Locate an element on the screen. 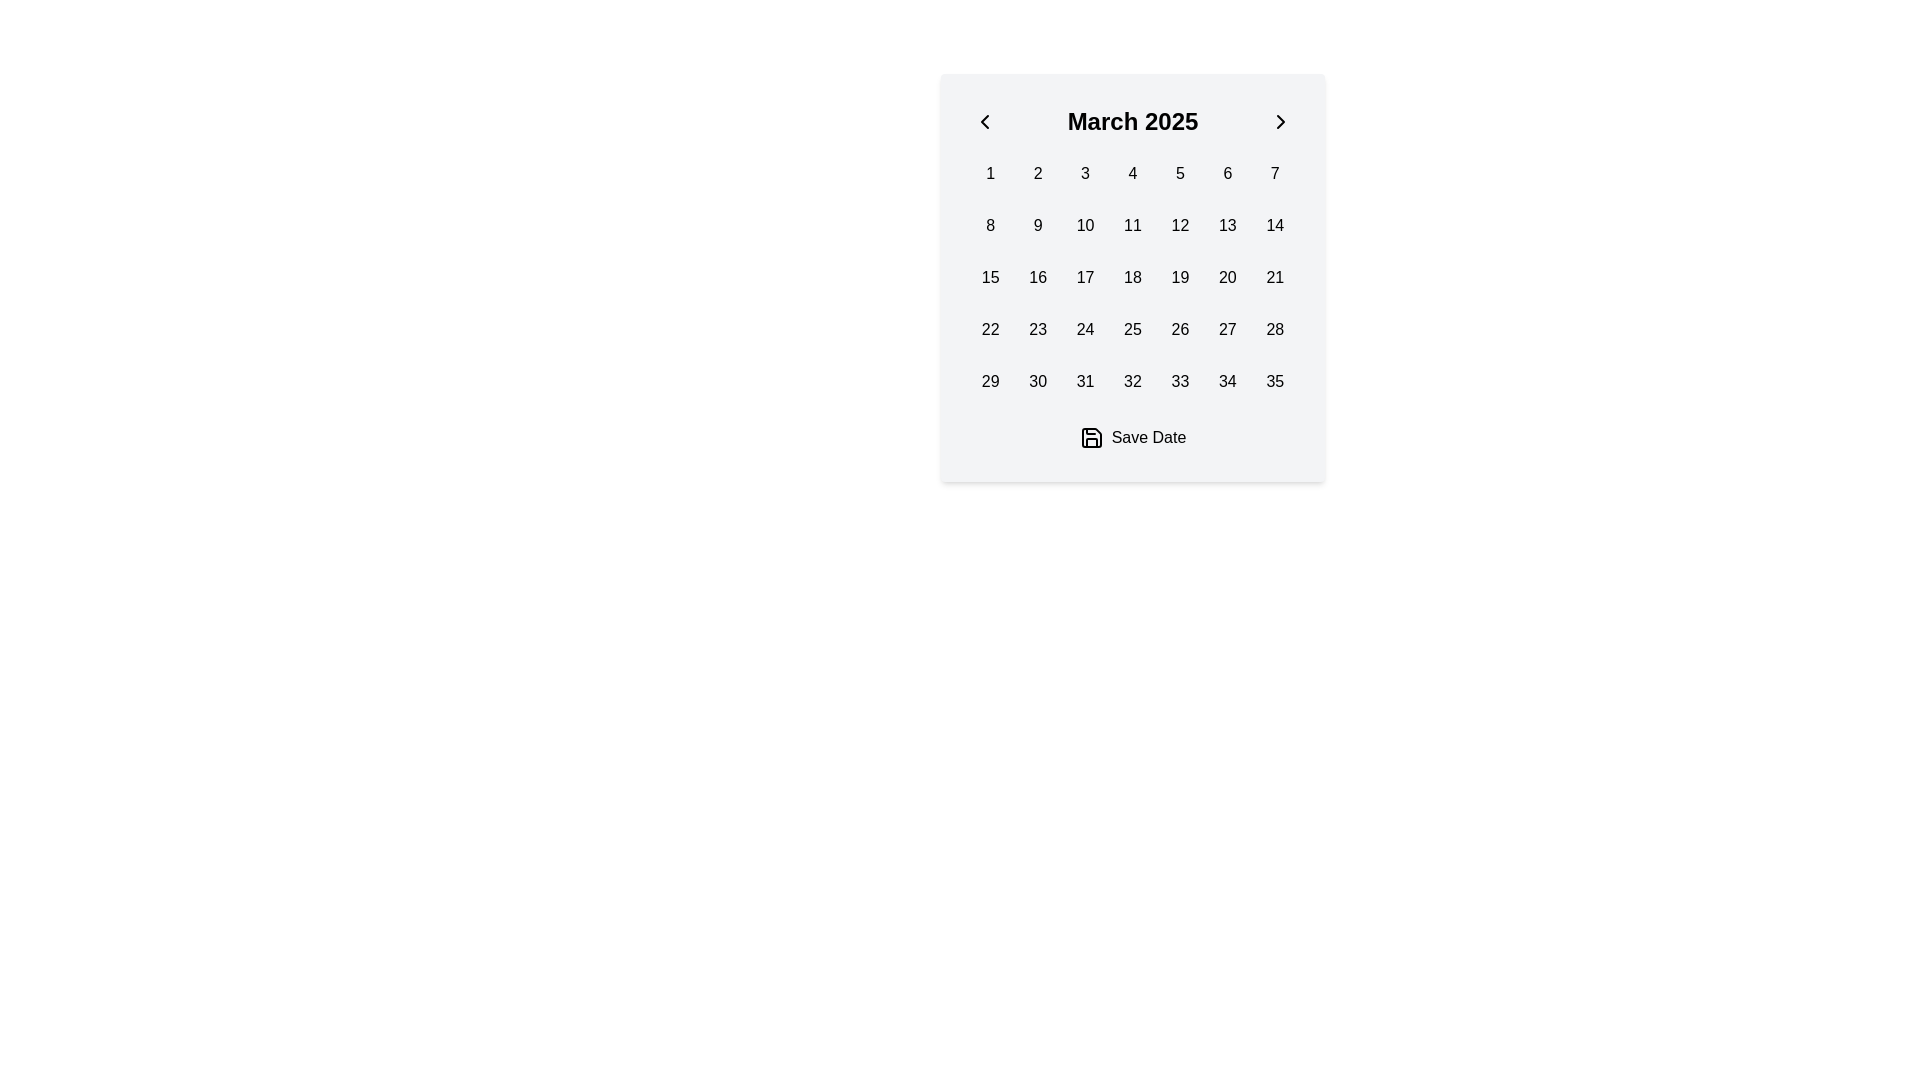  numbers displayed on the Interactive grid component representing the calendar for March 2025, located centrally below the heading and above the Save Date button is located at coordinates (1132, 277).